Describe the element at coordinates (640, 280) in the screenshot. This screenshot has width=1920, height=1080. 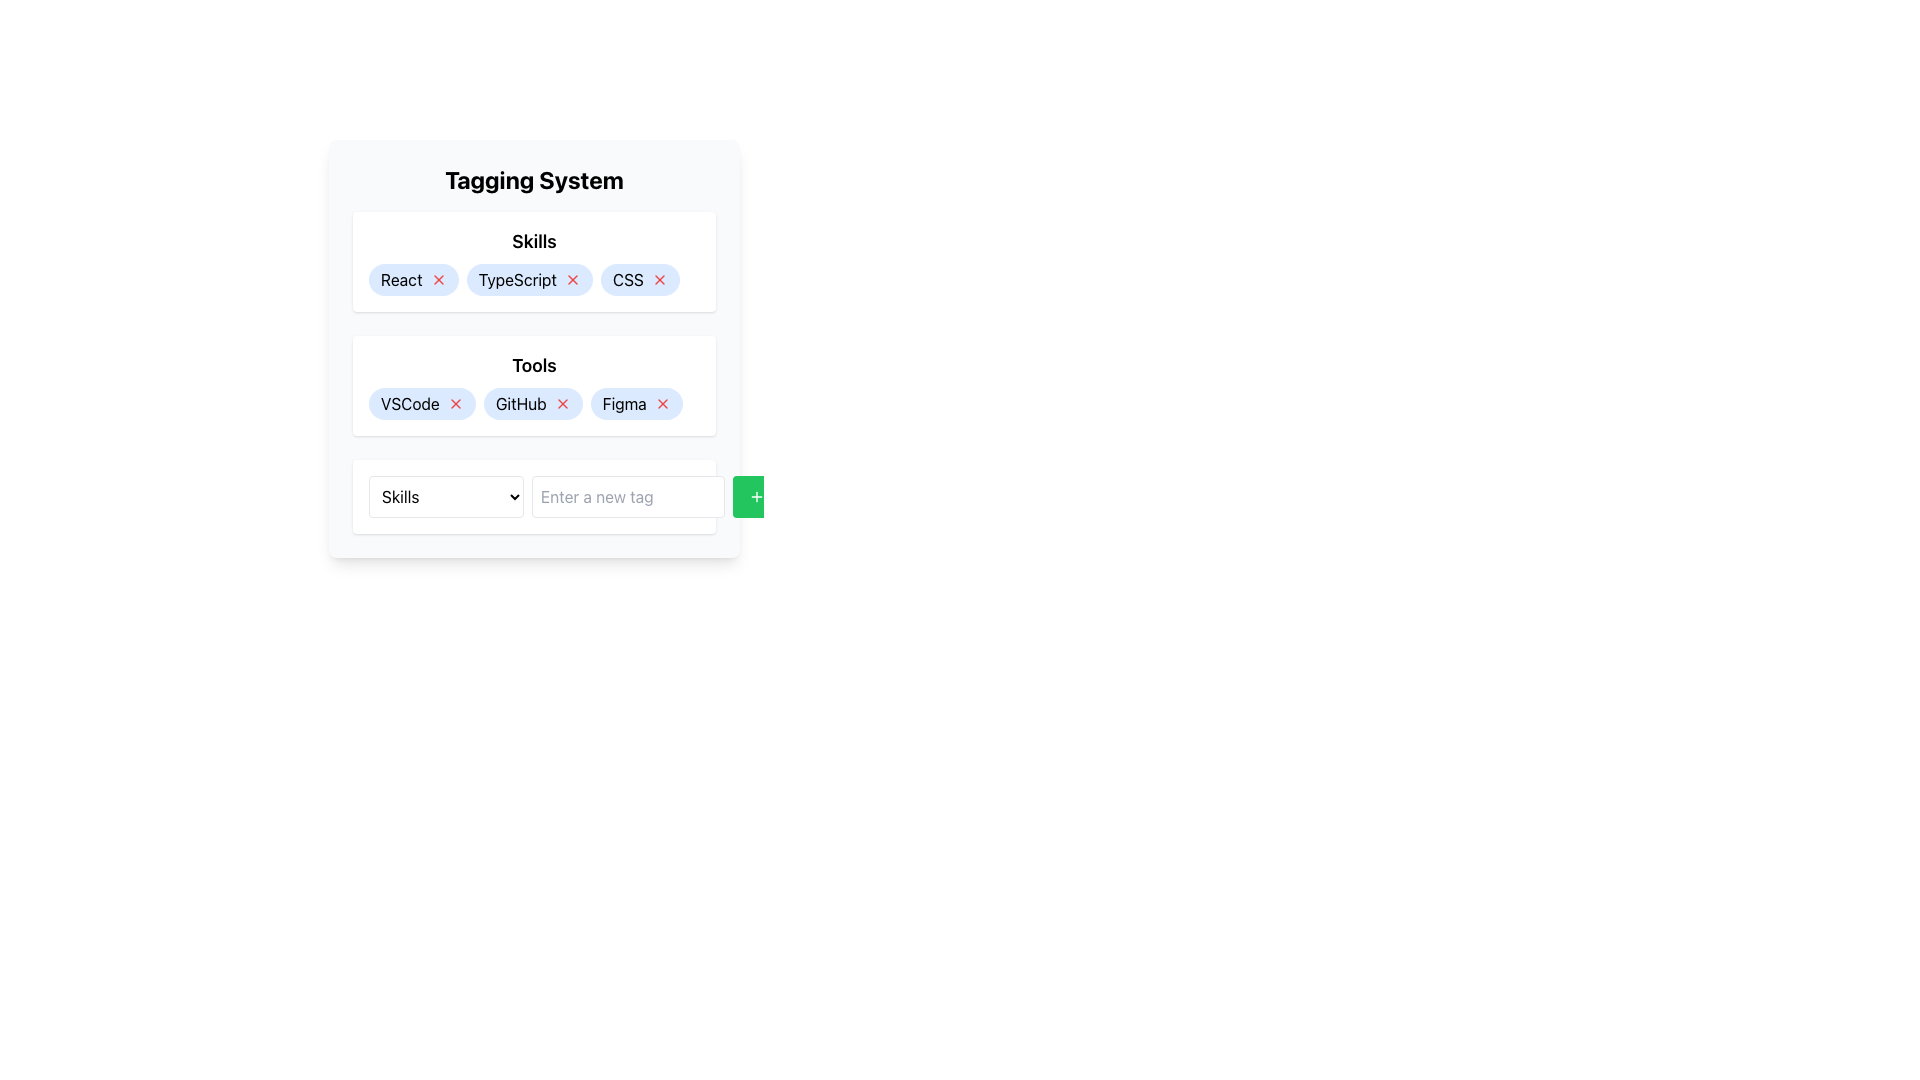
I see `the Tag element labeled 'CSS' with a light blue background` at that location.